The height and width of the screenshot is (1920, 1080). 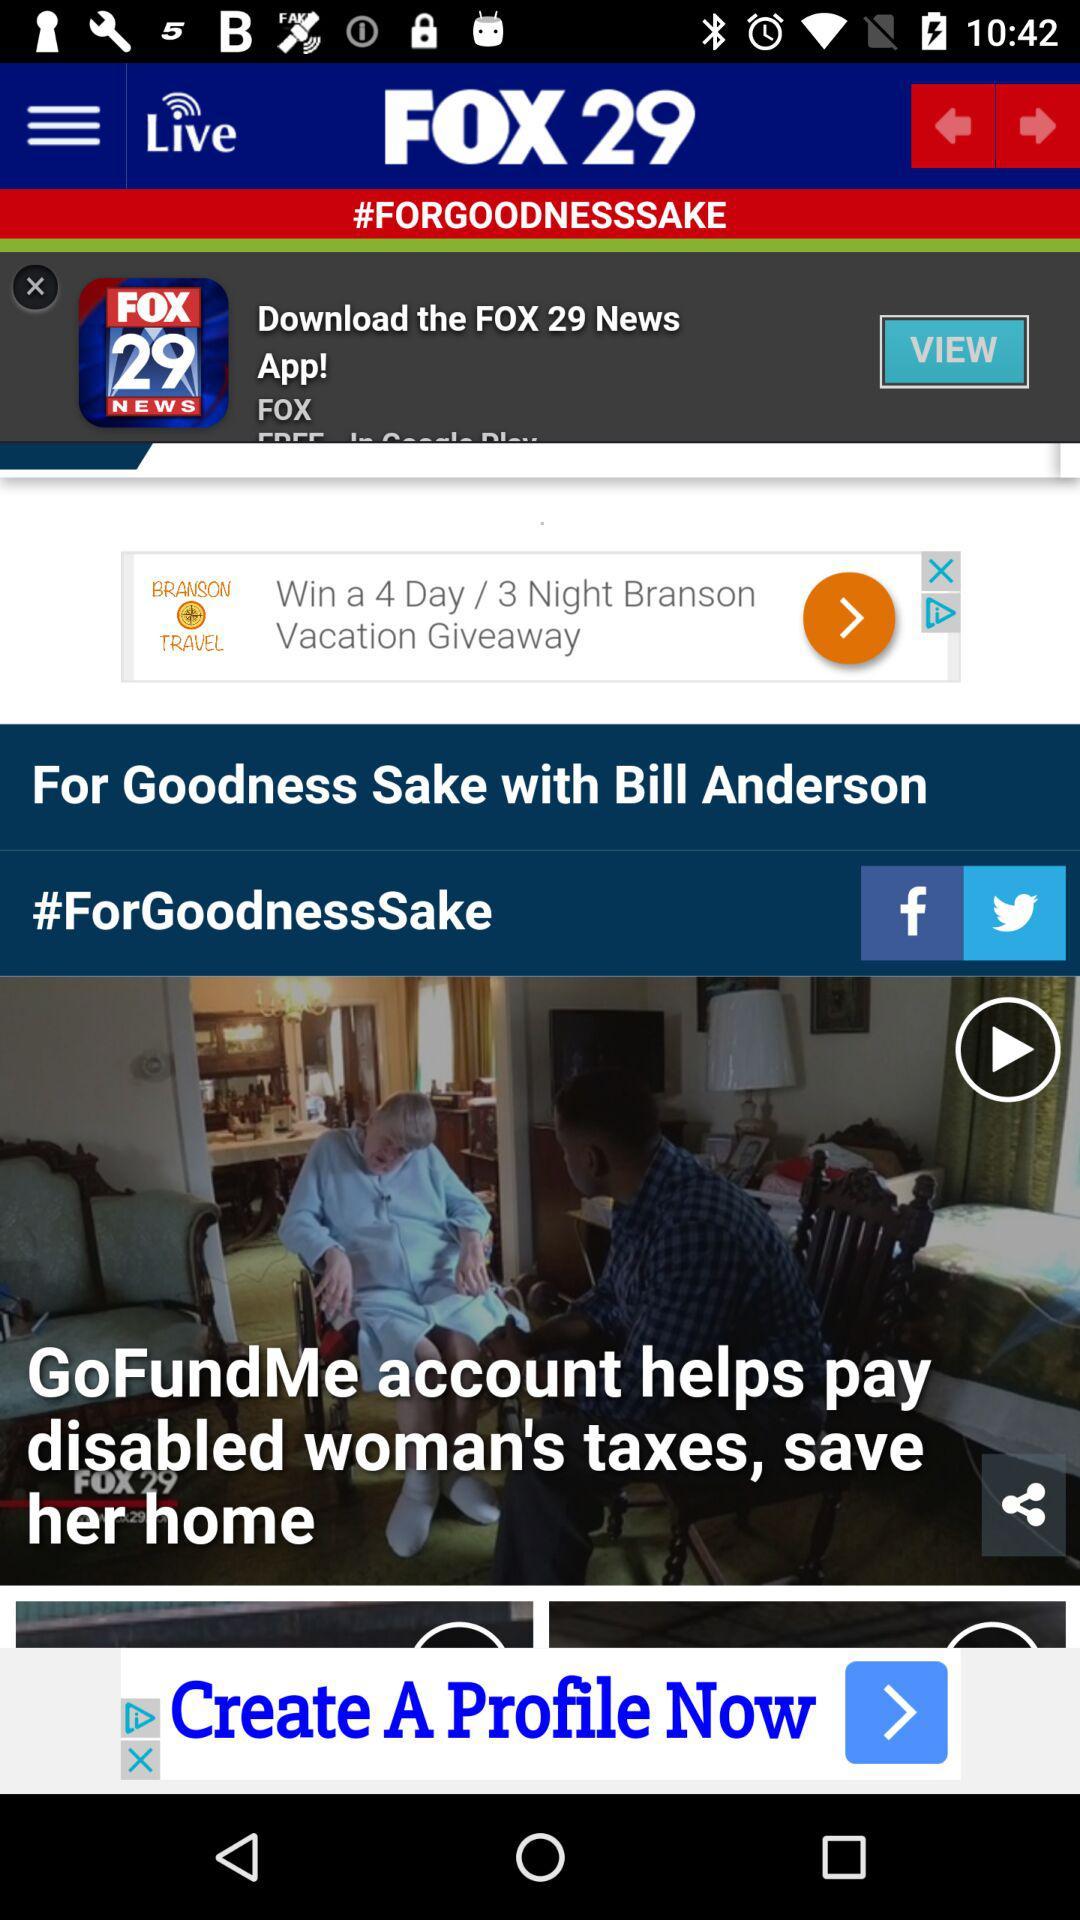 I want to click on the arrow_forward icon, so click(x=1036, y=124).